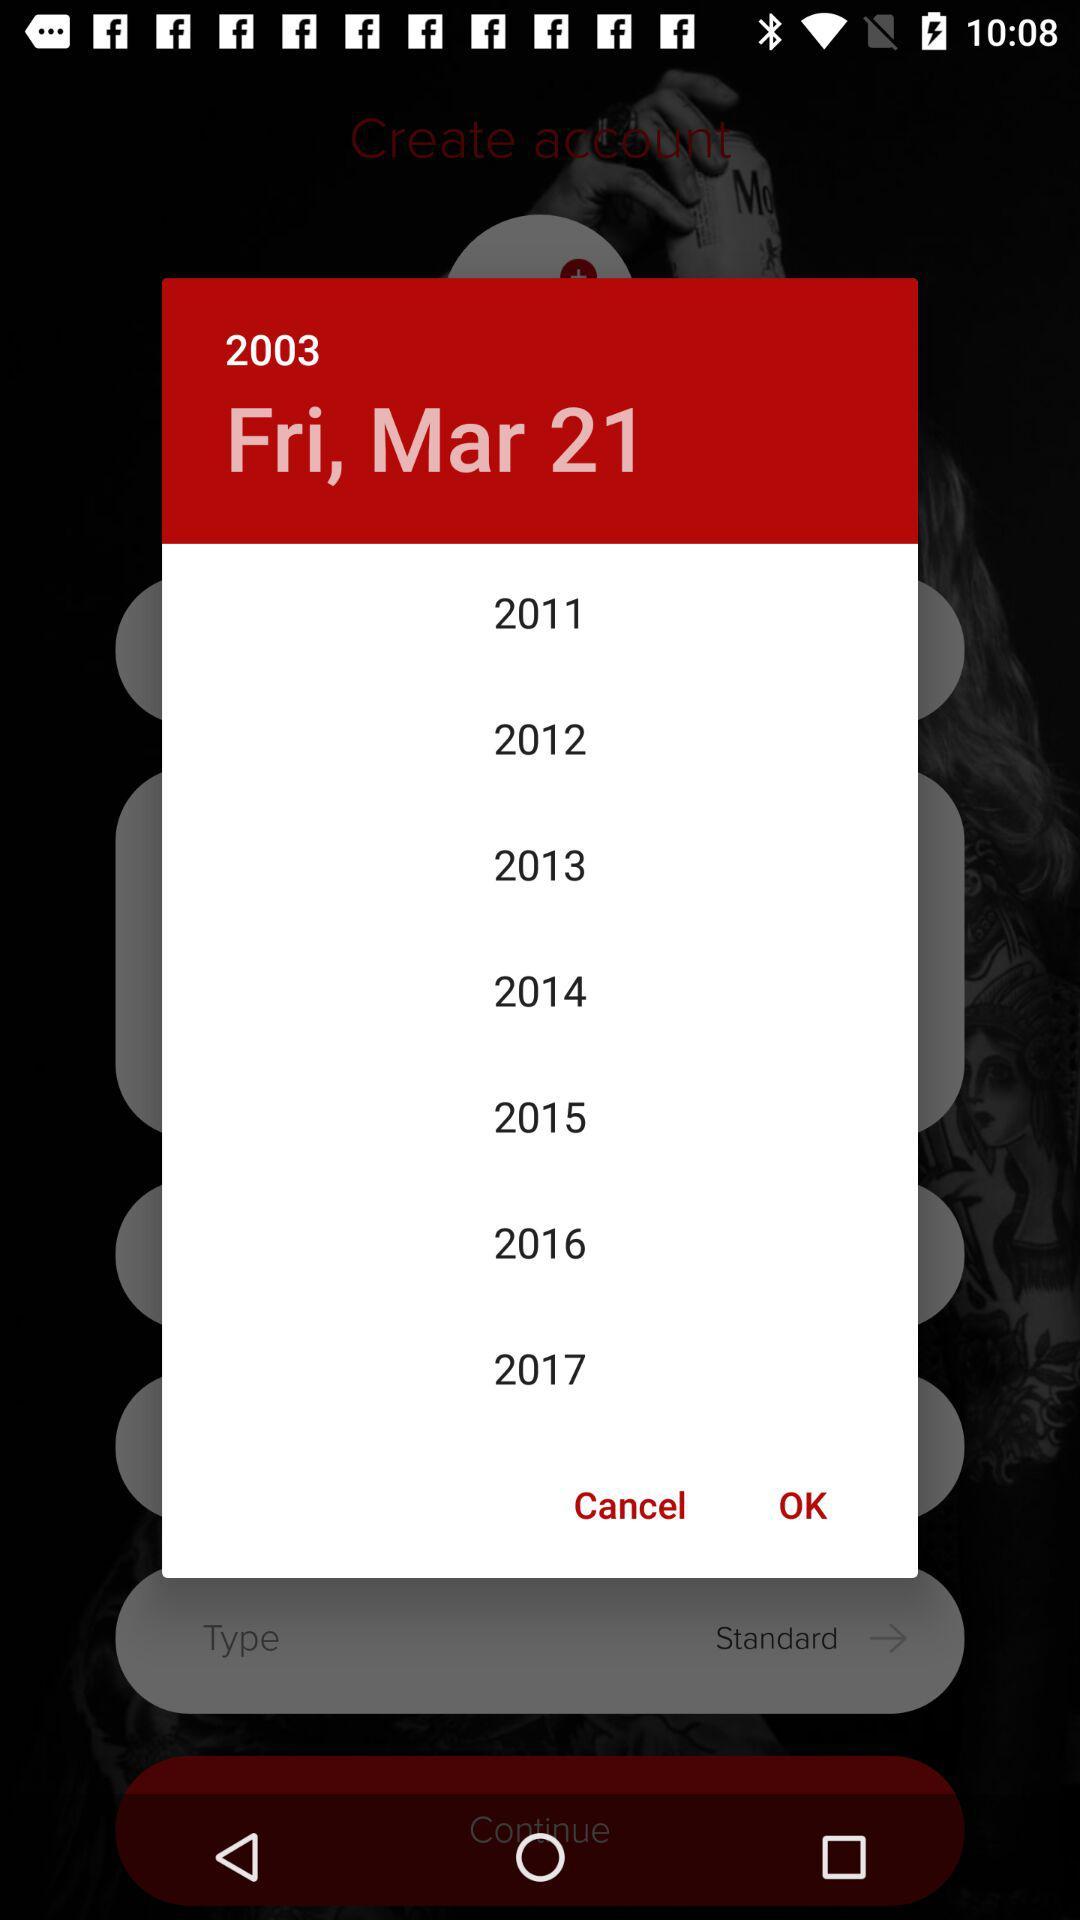  What do you see at coordinates (801, 1504) in the screenshot?
I see `icon at the bottom right corner` at bounding box center [801, 1504].